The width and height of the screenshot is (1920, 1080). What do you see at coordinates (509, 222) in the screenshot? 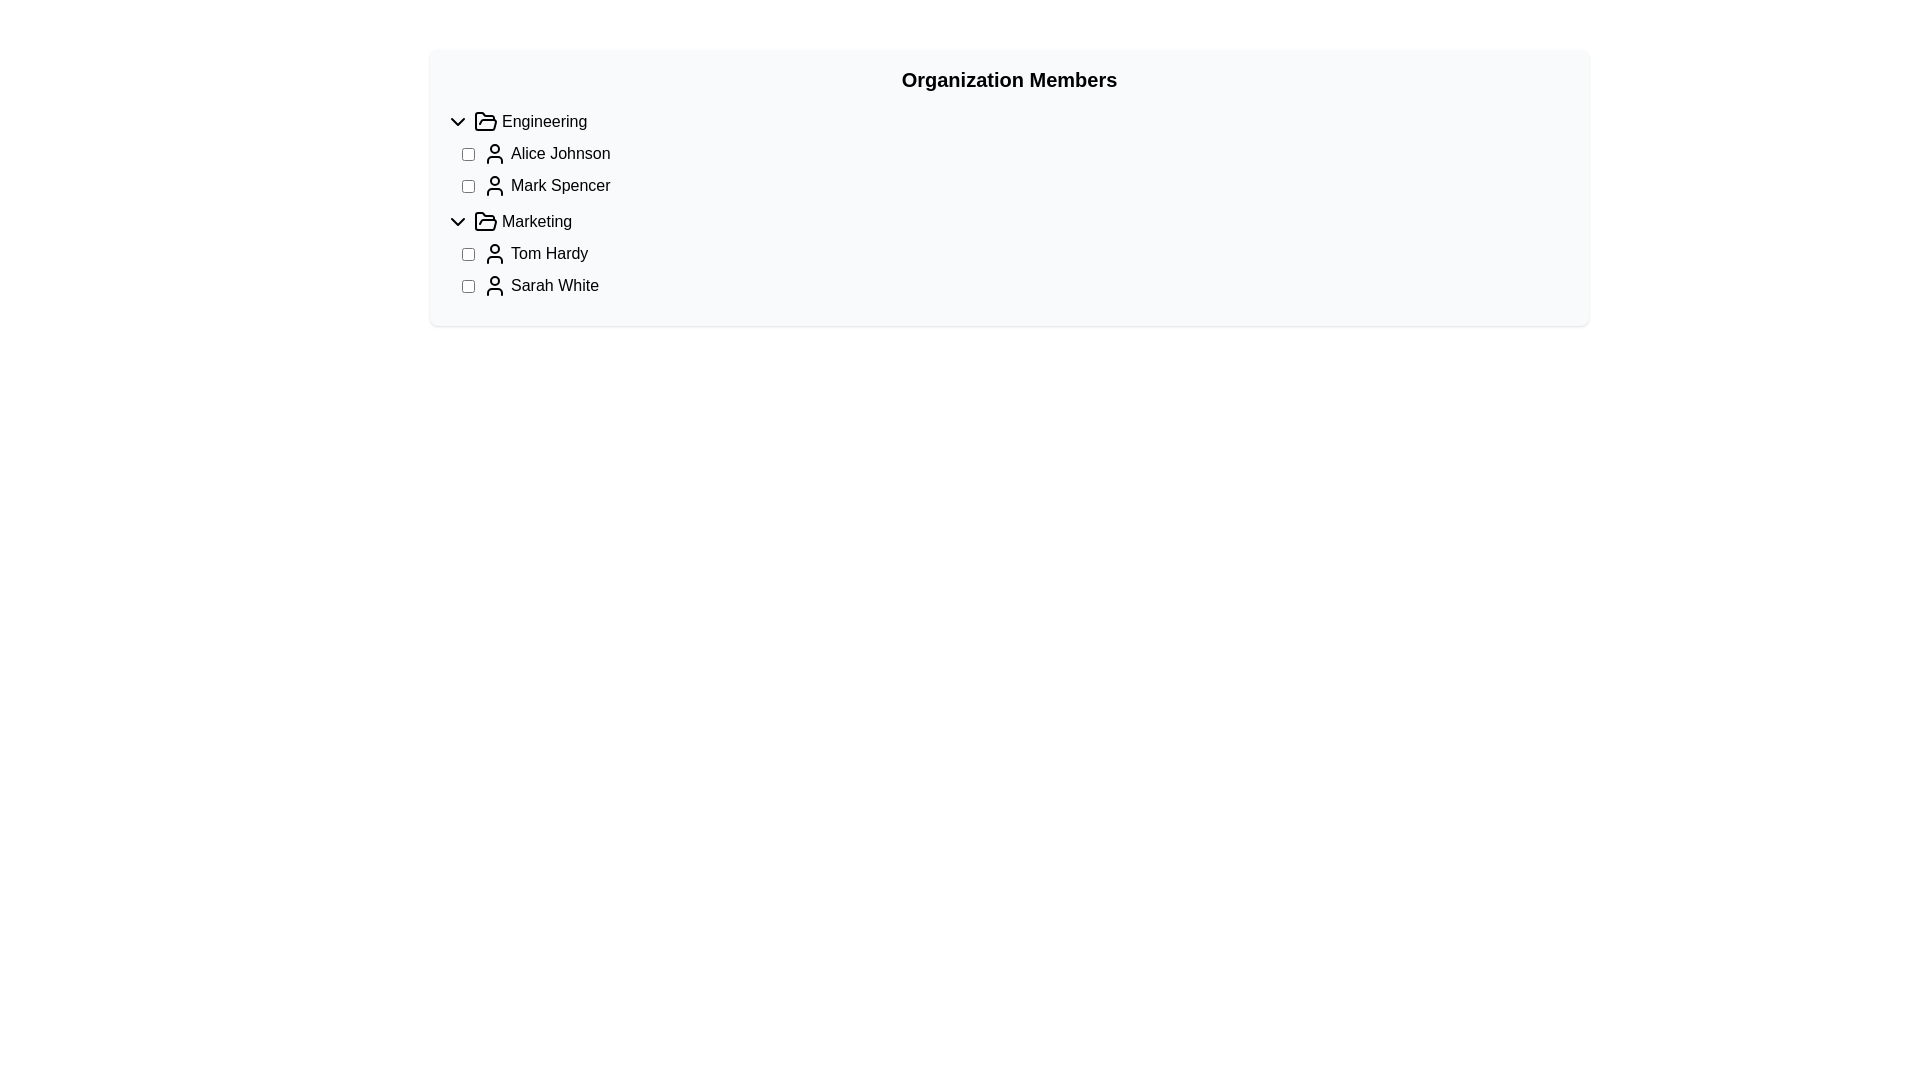
I see `the second collapsible list item labeled 'Marketing'` at bounding box center [509, 222].